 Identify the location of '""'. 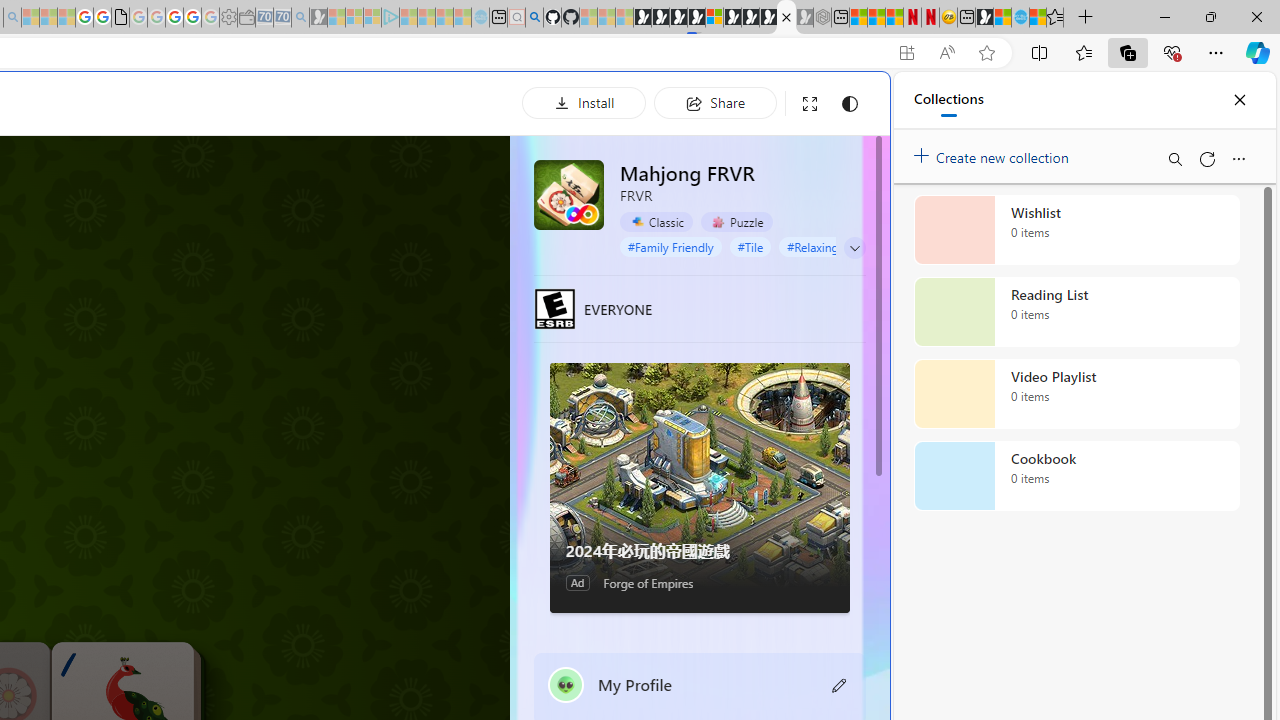
(564, 684).